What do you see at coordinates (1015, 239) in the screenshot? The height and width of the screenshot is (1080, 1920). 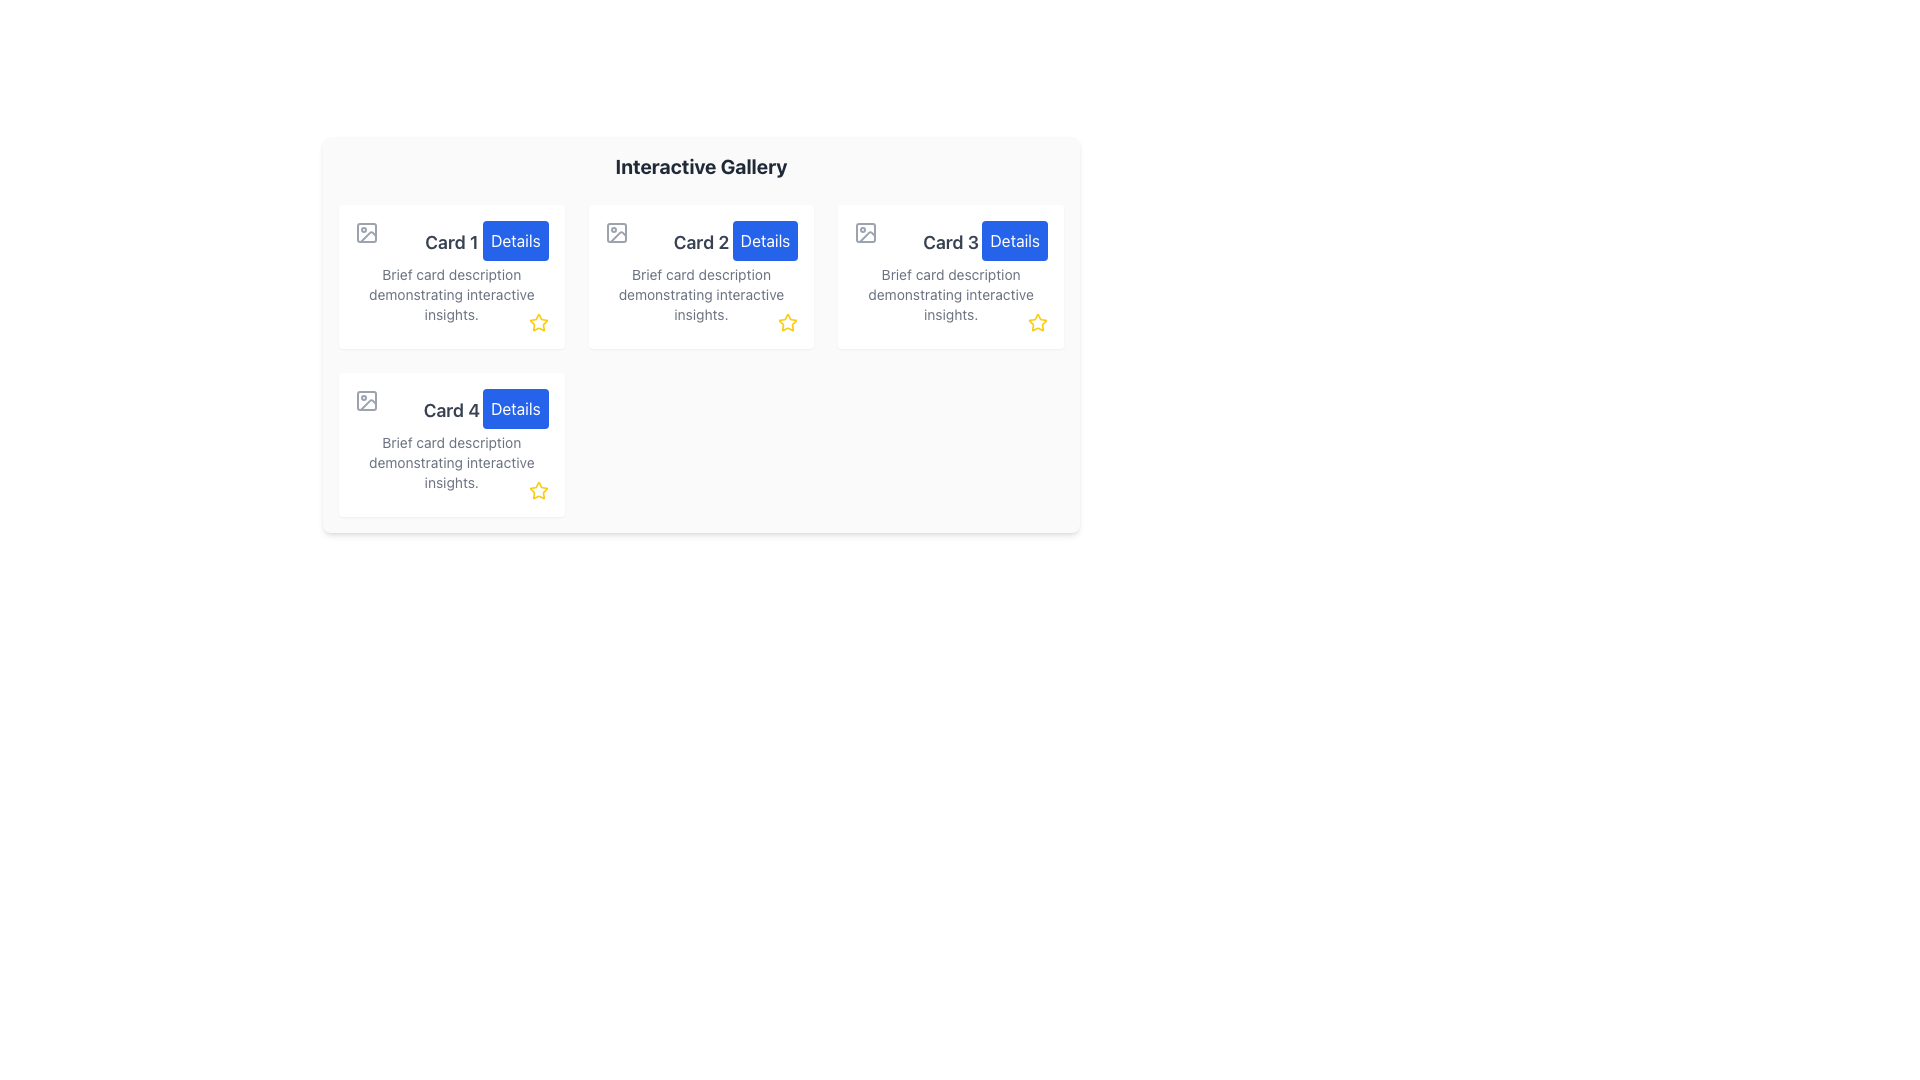 I see `the blue rectangular 'Details' button with white text located in the top-right corner of 'Card 3' within the 'Interactive Gallery' section` at bounding box center [1015, 239].